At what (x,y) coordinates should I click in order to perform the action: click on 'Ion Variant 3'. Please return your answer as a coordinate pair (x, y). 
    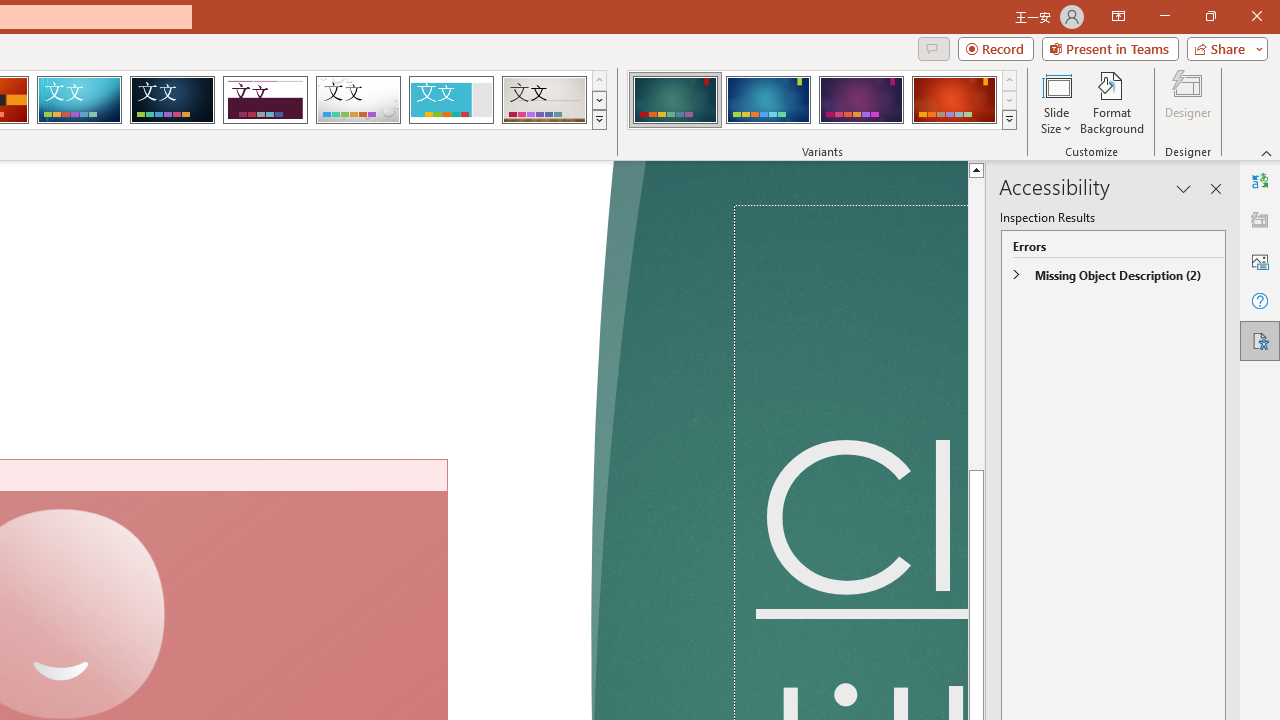
    Looking at the image, I should click on (861, 100).